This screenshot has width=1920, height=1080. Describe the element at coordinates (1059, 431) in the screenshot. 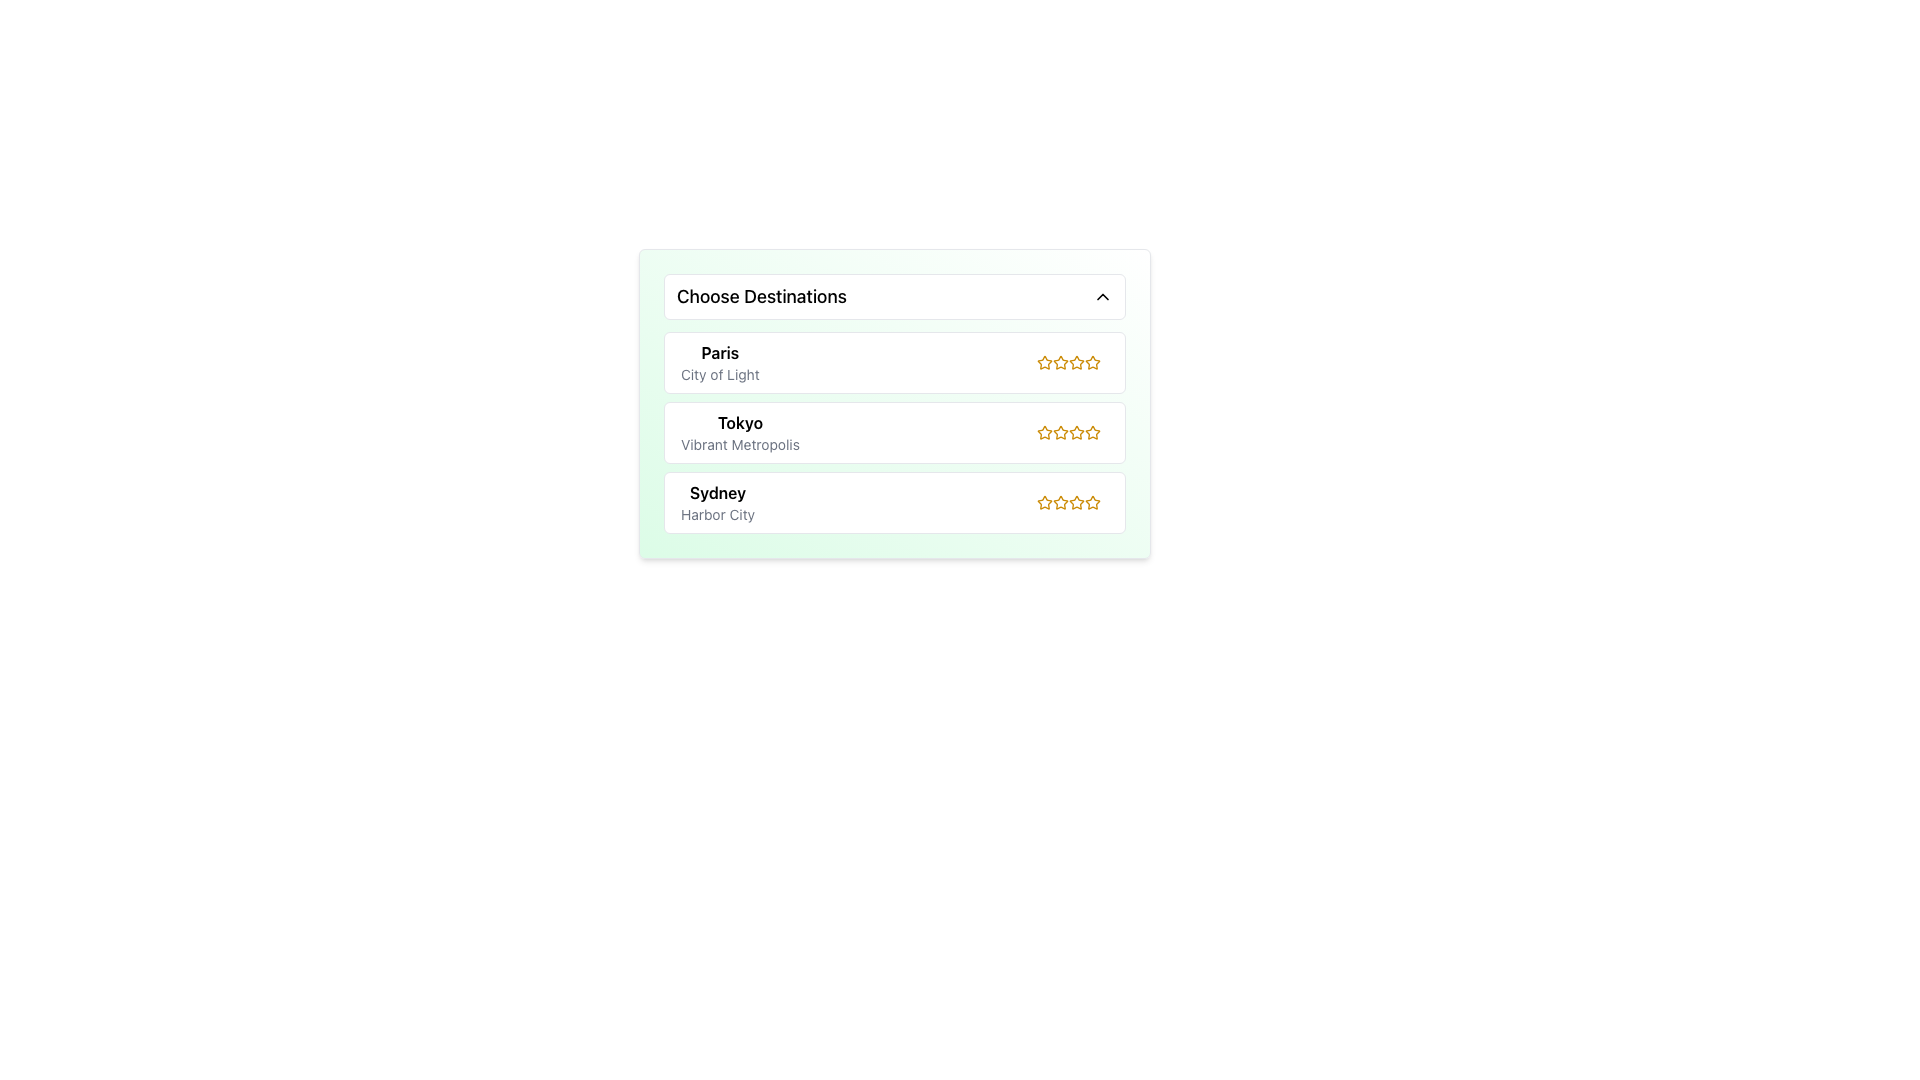

I see `the third star in the five-star rating system next to the label 'Tokyo' in the second row of the list interface` at that location.